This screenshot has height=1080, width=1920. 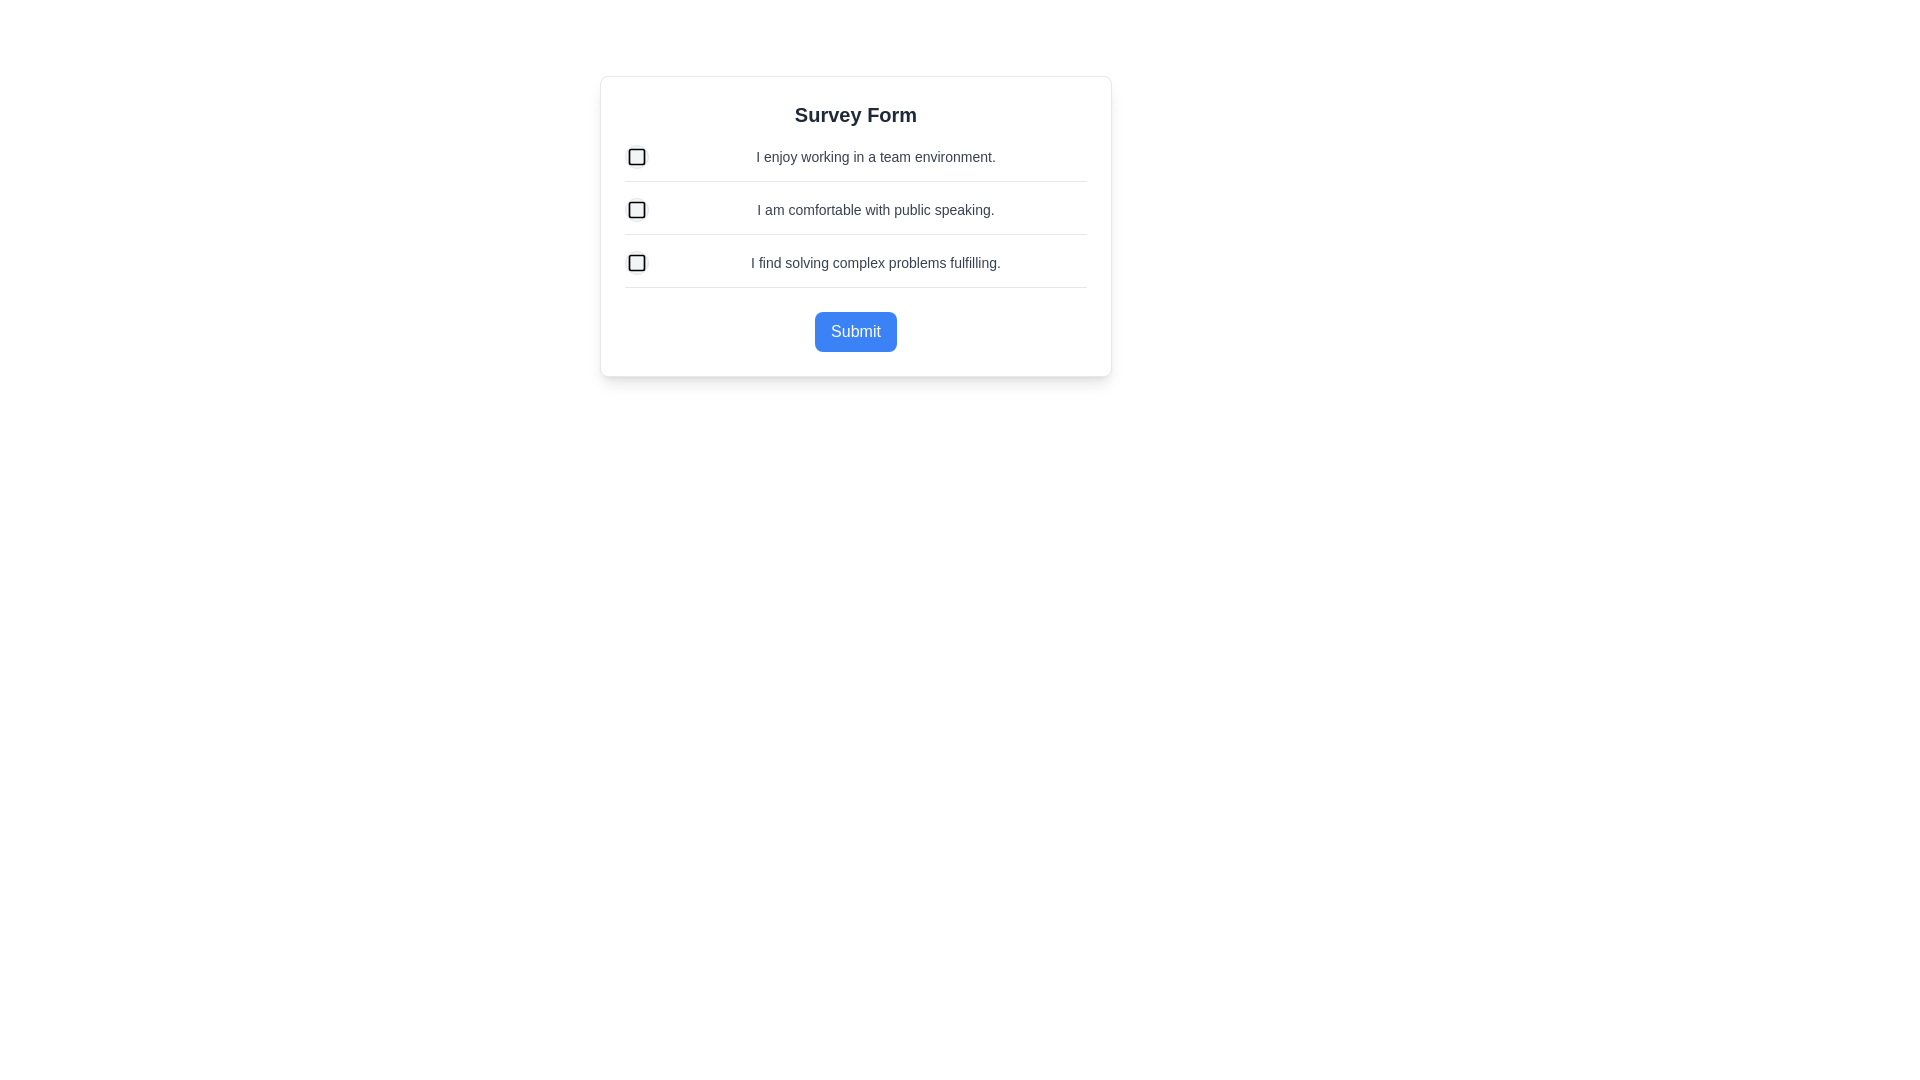 I want to click on the checkbox located next to the text option 'I find solving complex problems fulfilling.' to observe any hover state changes, so click(x=636, y=261).